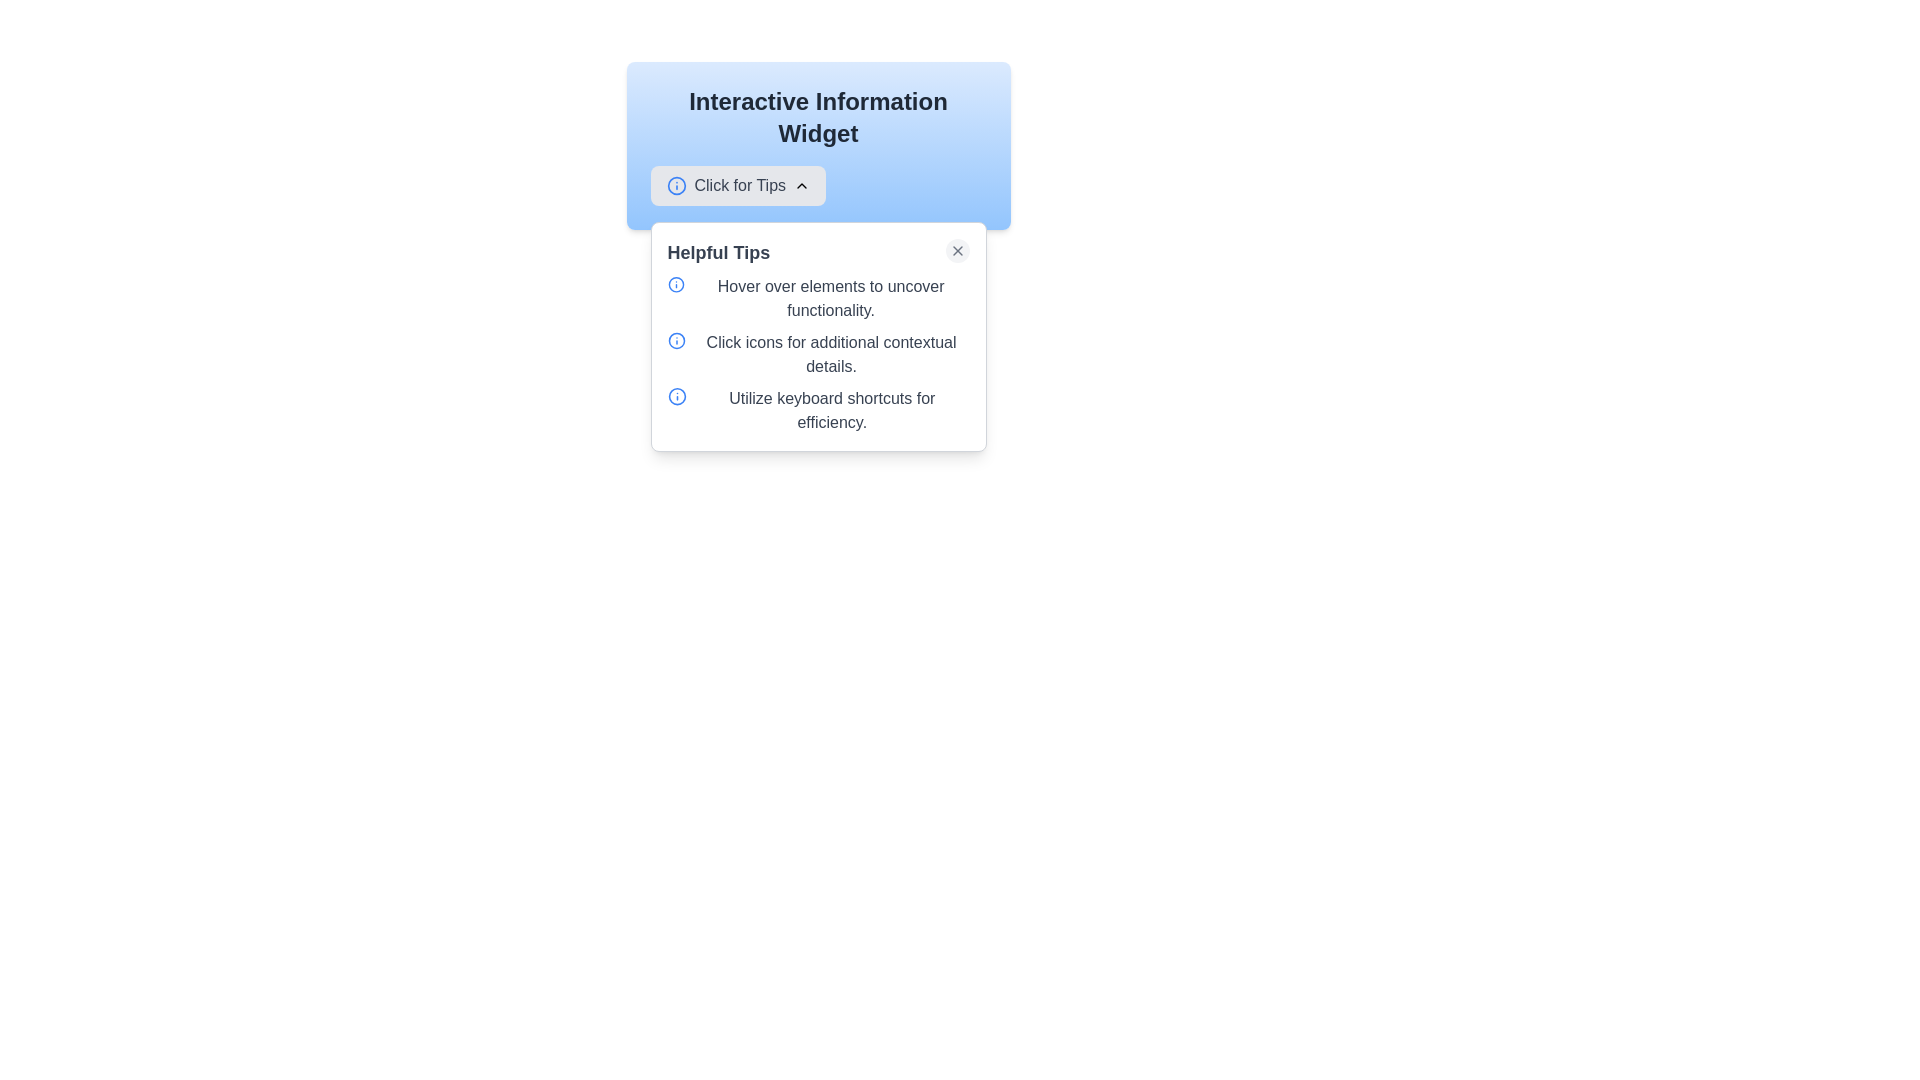  What do you see at coordinates (818, 353) in the screenshot?
I see `text block beneath the heading 'Helpful Tips' that contains the informational icon and the text 'Click icons for additional contextual details.'` at bounding box center [818, 353].